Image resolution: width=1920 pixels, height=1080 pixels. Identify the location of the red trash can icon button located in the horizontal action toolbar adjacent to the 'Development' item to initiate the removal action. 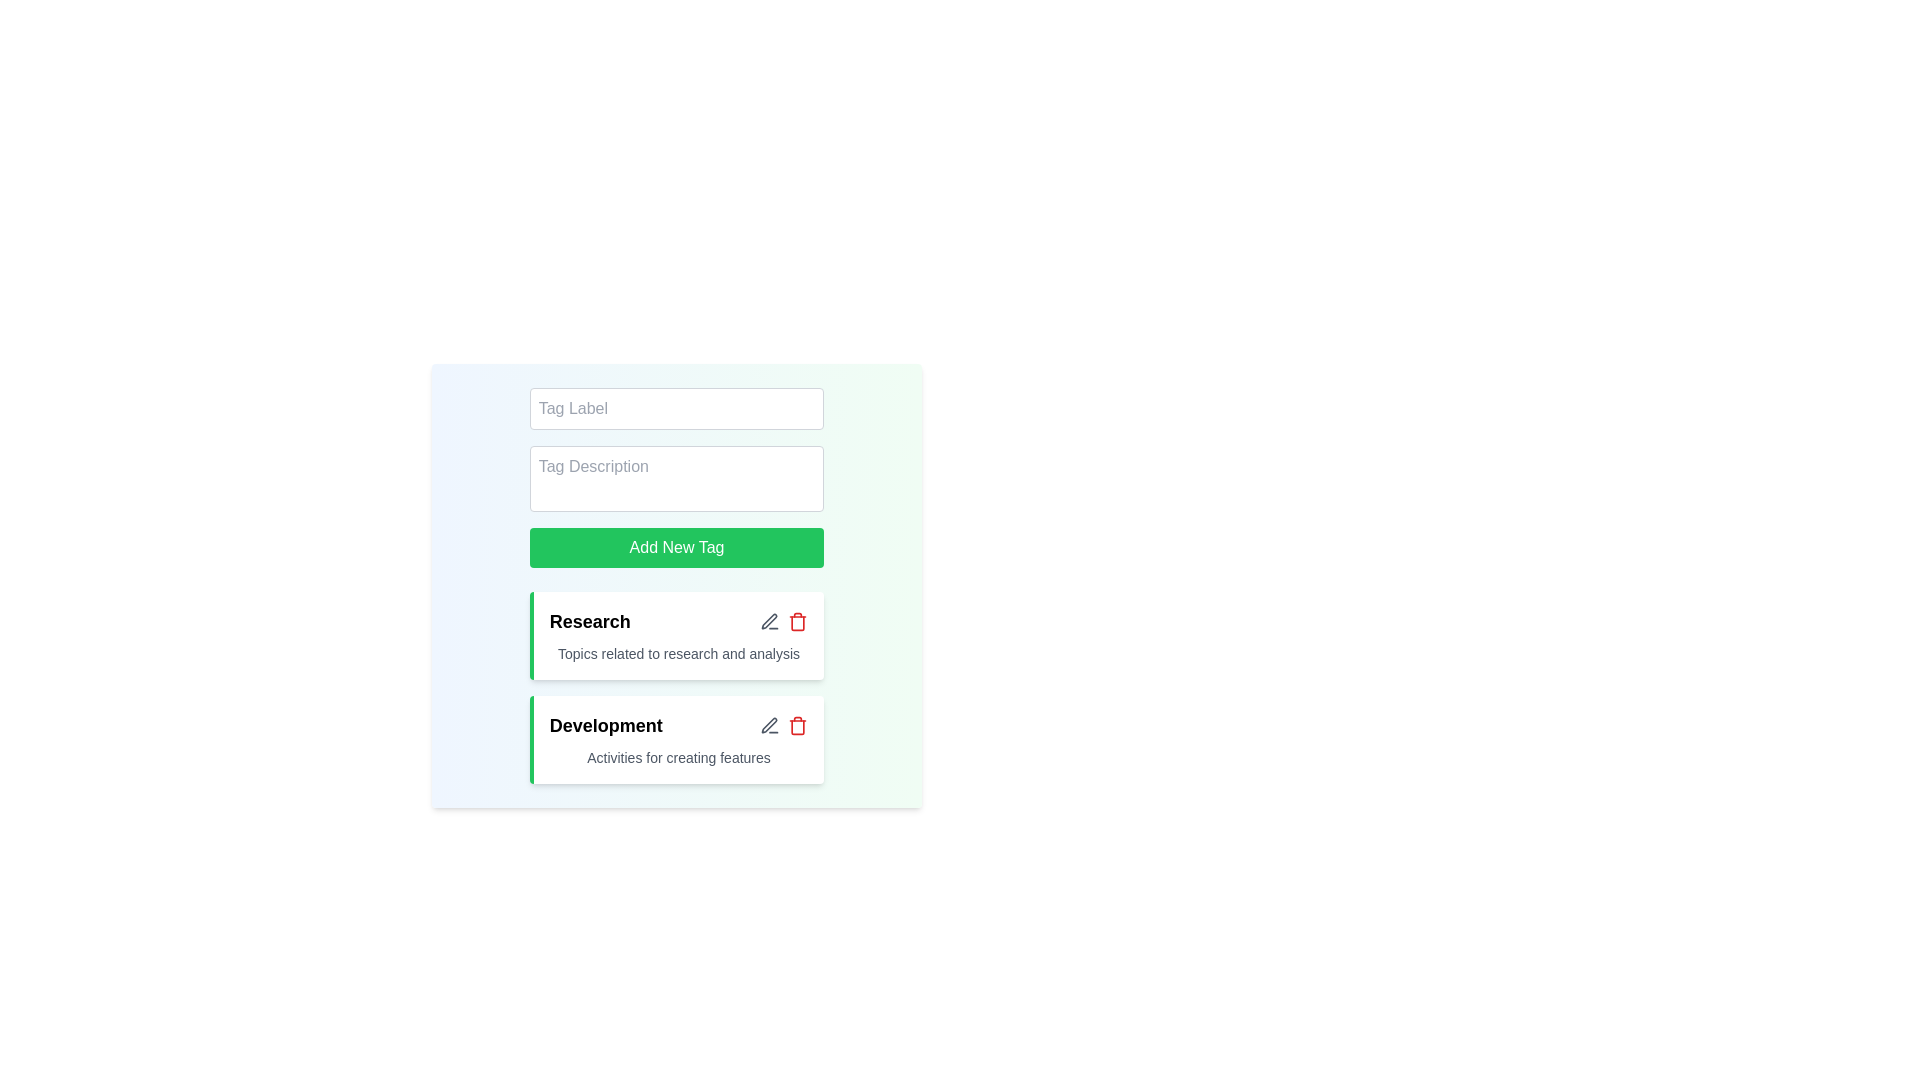
(797, 725).